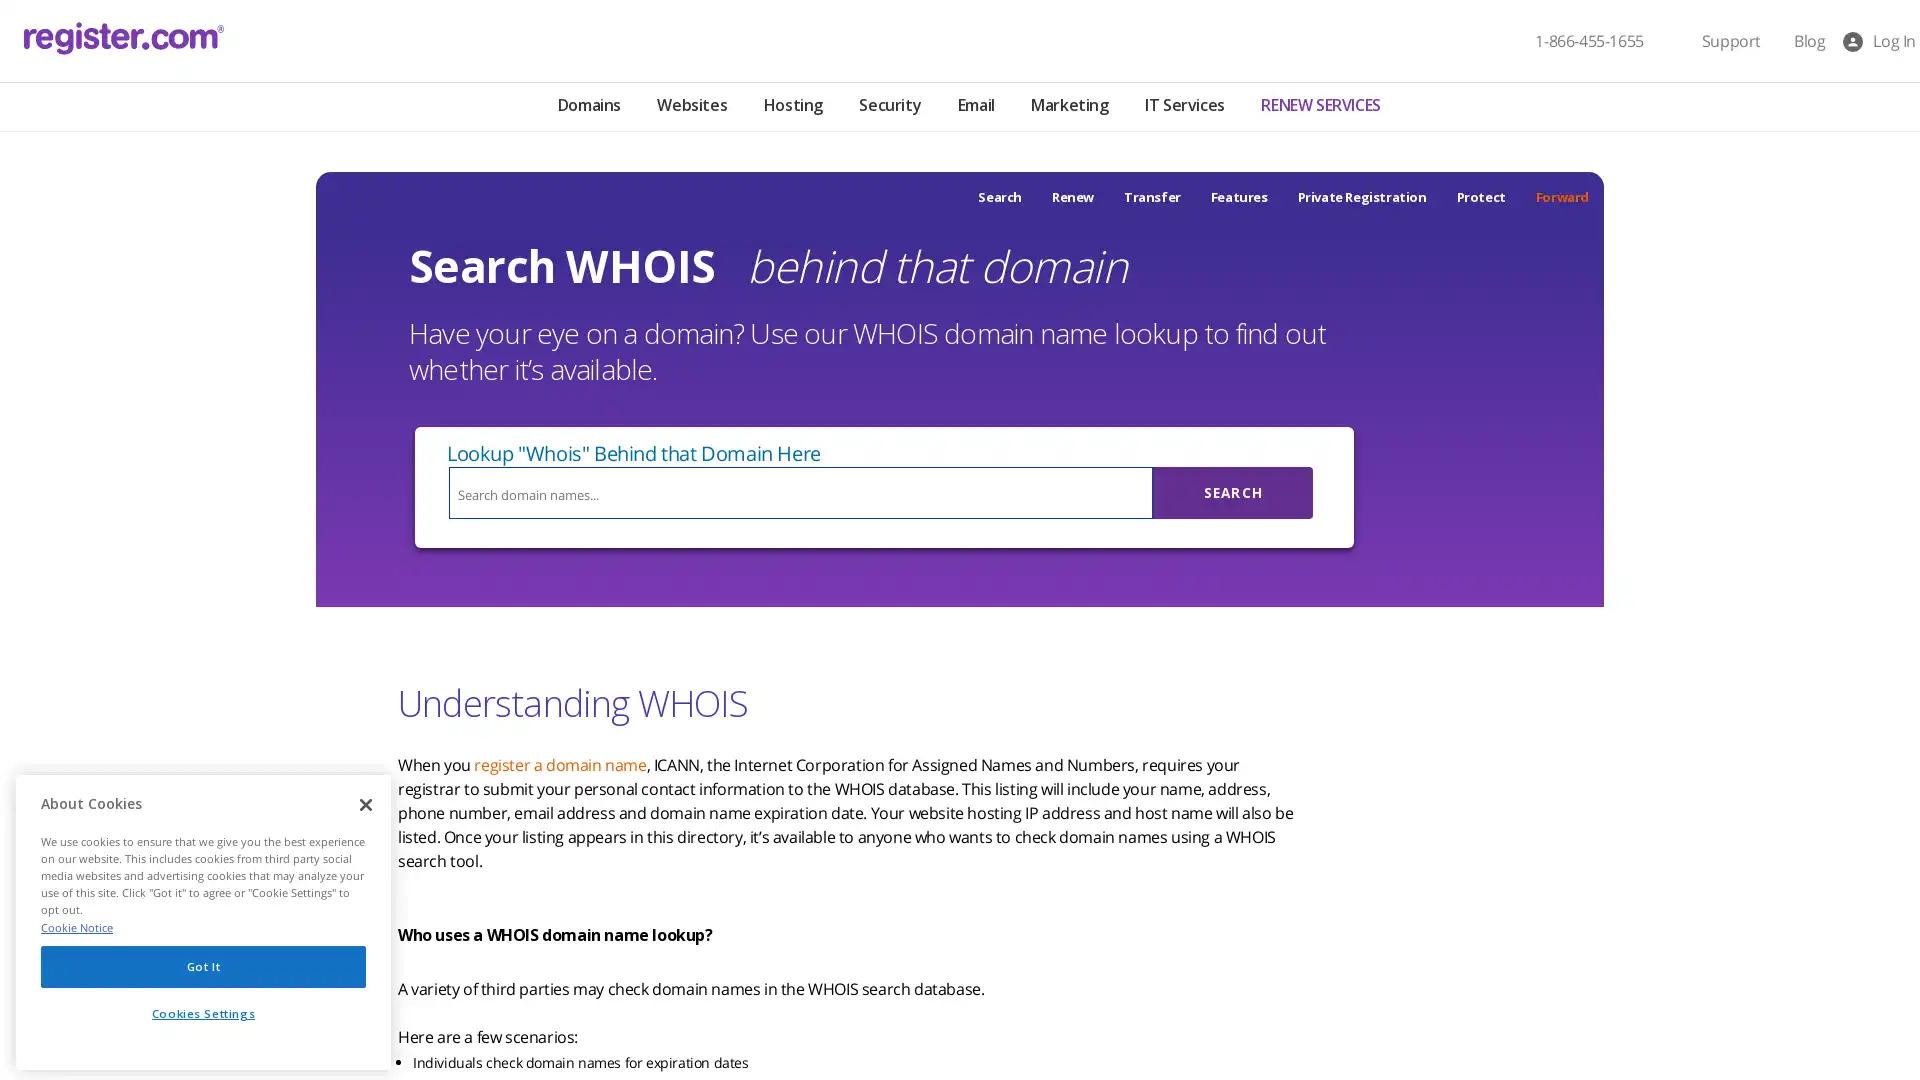 This screenshot has width=1920, height=1080. Describe the element at coordinates (365, 804) in the screenshot. I see `Close` at that location.